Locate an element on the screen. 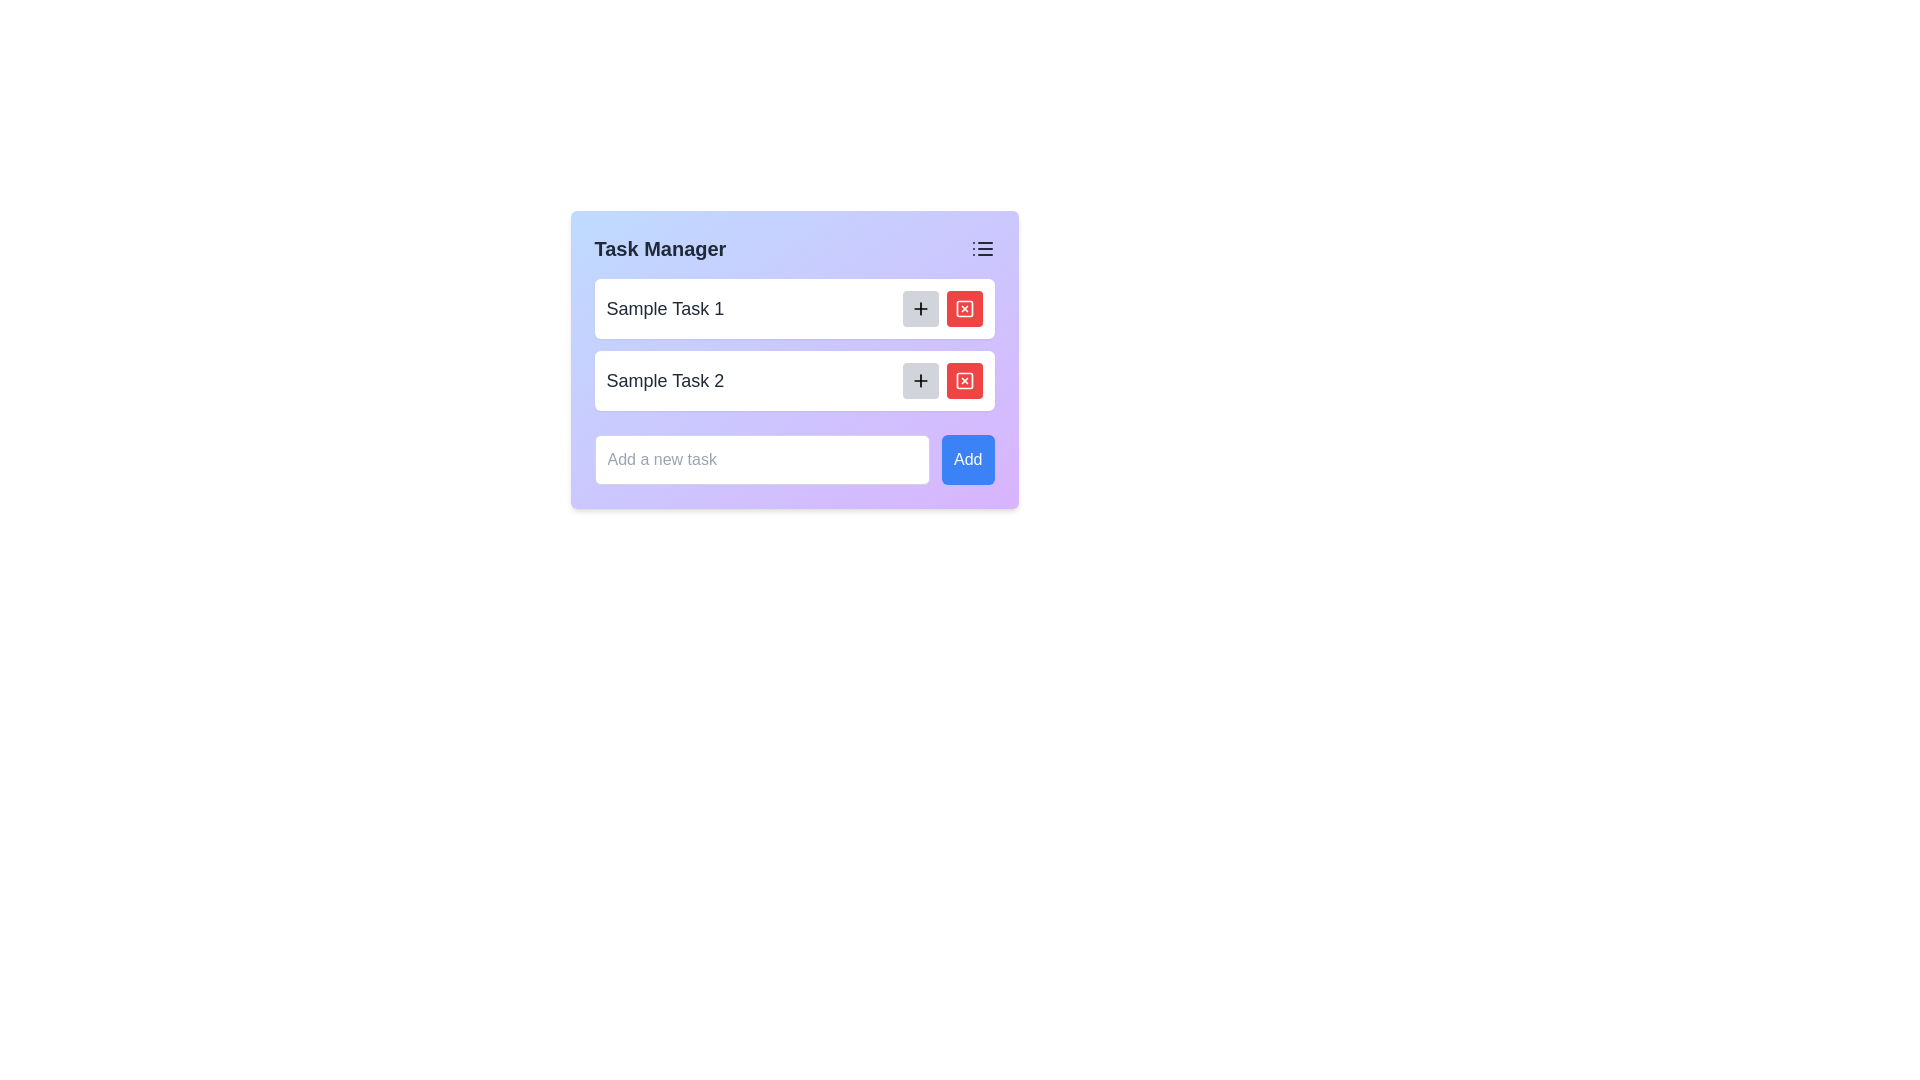 Image resolution: width=1920 pixels, height=1080 pixels. the second button with an X icon in the horizontal layout to the right of 'Sample Task 2' is located at coordinates (964, 381).